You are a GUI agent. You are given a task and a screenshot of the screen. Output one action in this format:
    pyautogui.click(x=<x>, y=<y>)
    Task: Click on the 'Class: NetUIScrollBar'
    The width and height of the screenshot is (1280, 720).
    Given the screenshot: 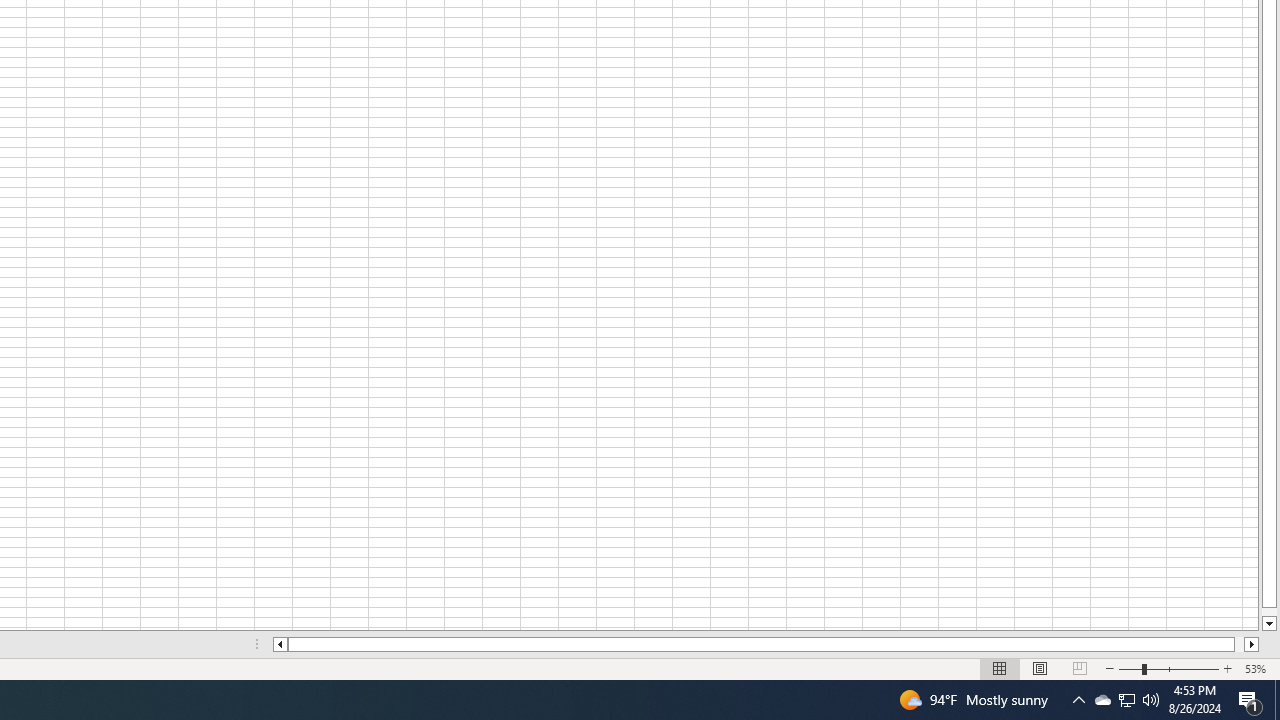 What is the action you would take?
    pyautogui.click(x=765, y=644)
    